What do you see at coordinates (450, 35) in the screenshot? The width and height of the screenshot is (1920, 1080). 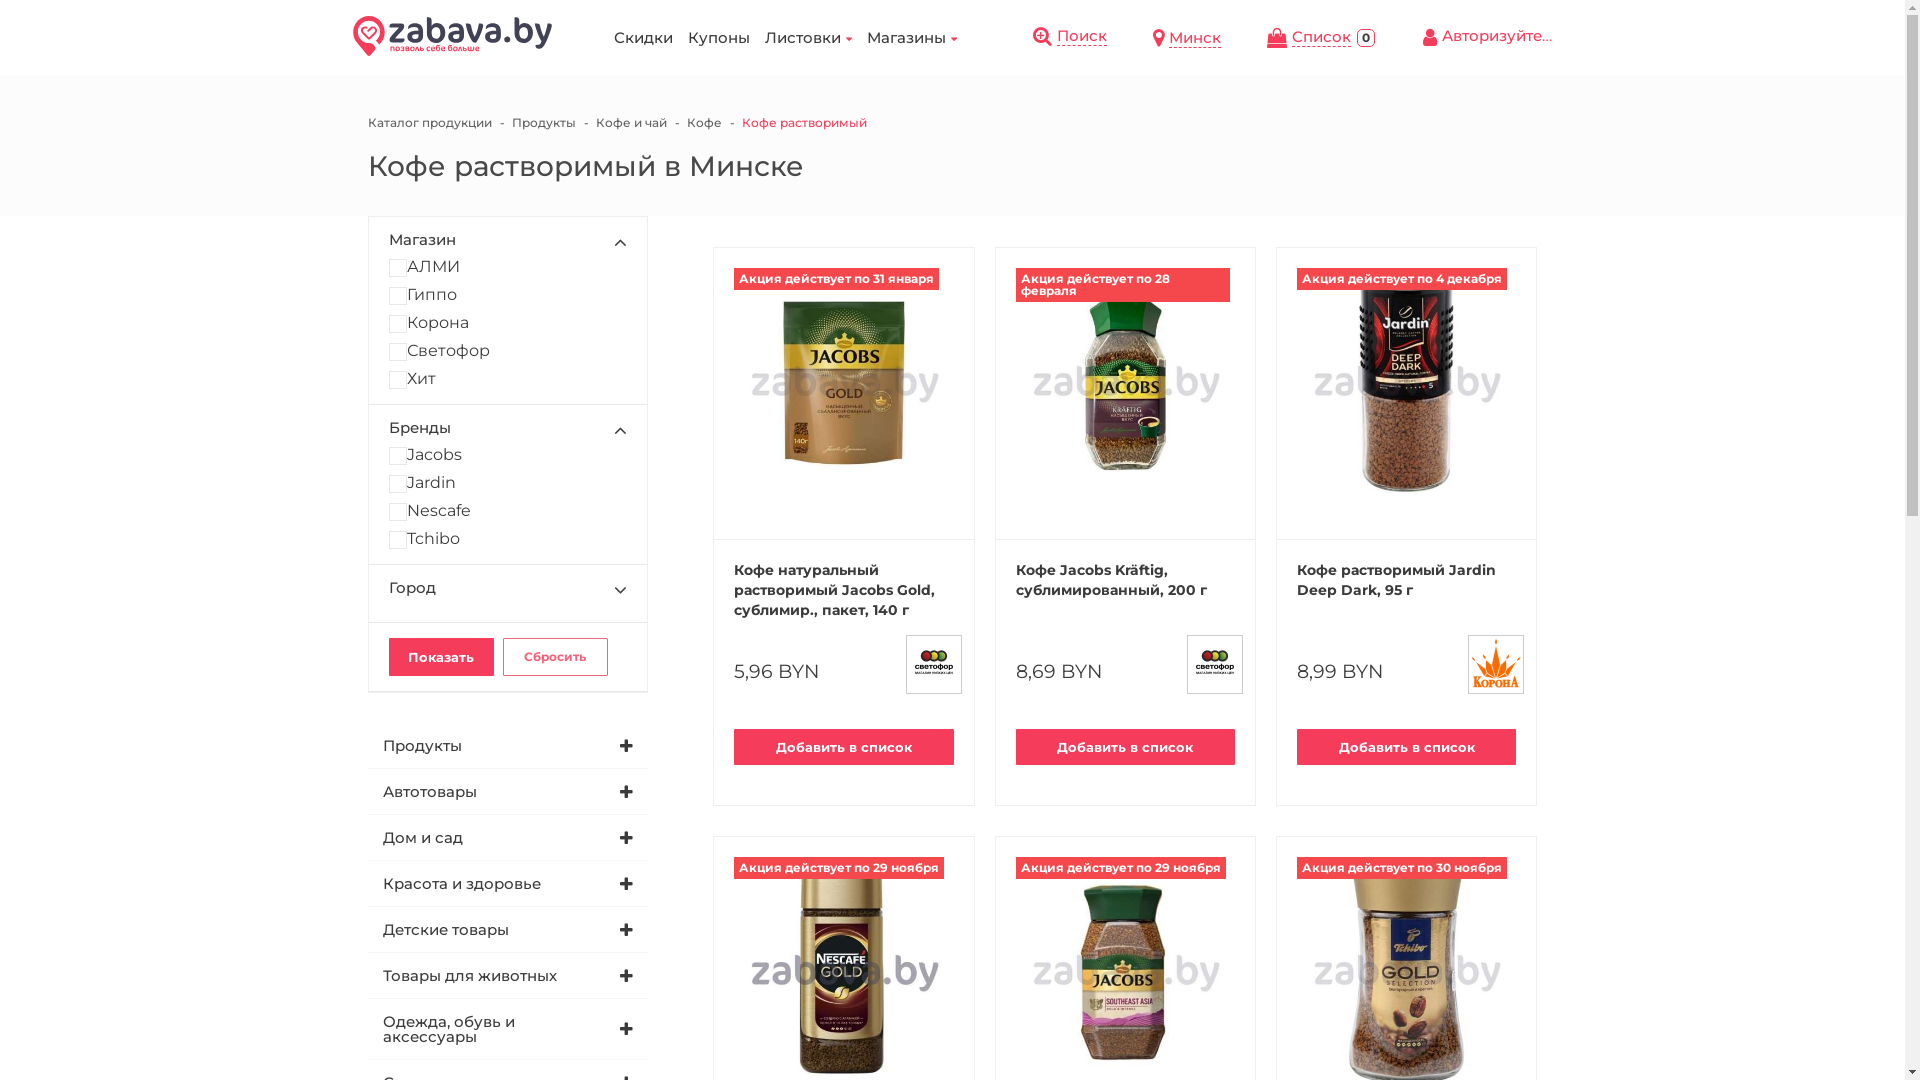 I see `'Zabava.by'` at bounding box center [450, 35].